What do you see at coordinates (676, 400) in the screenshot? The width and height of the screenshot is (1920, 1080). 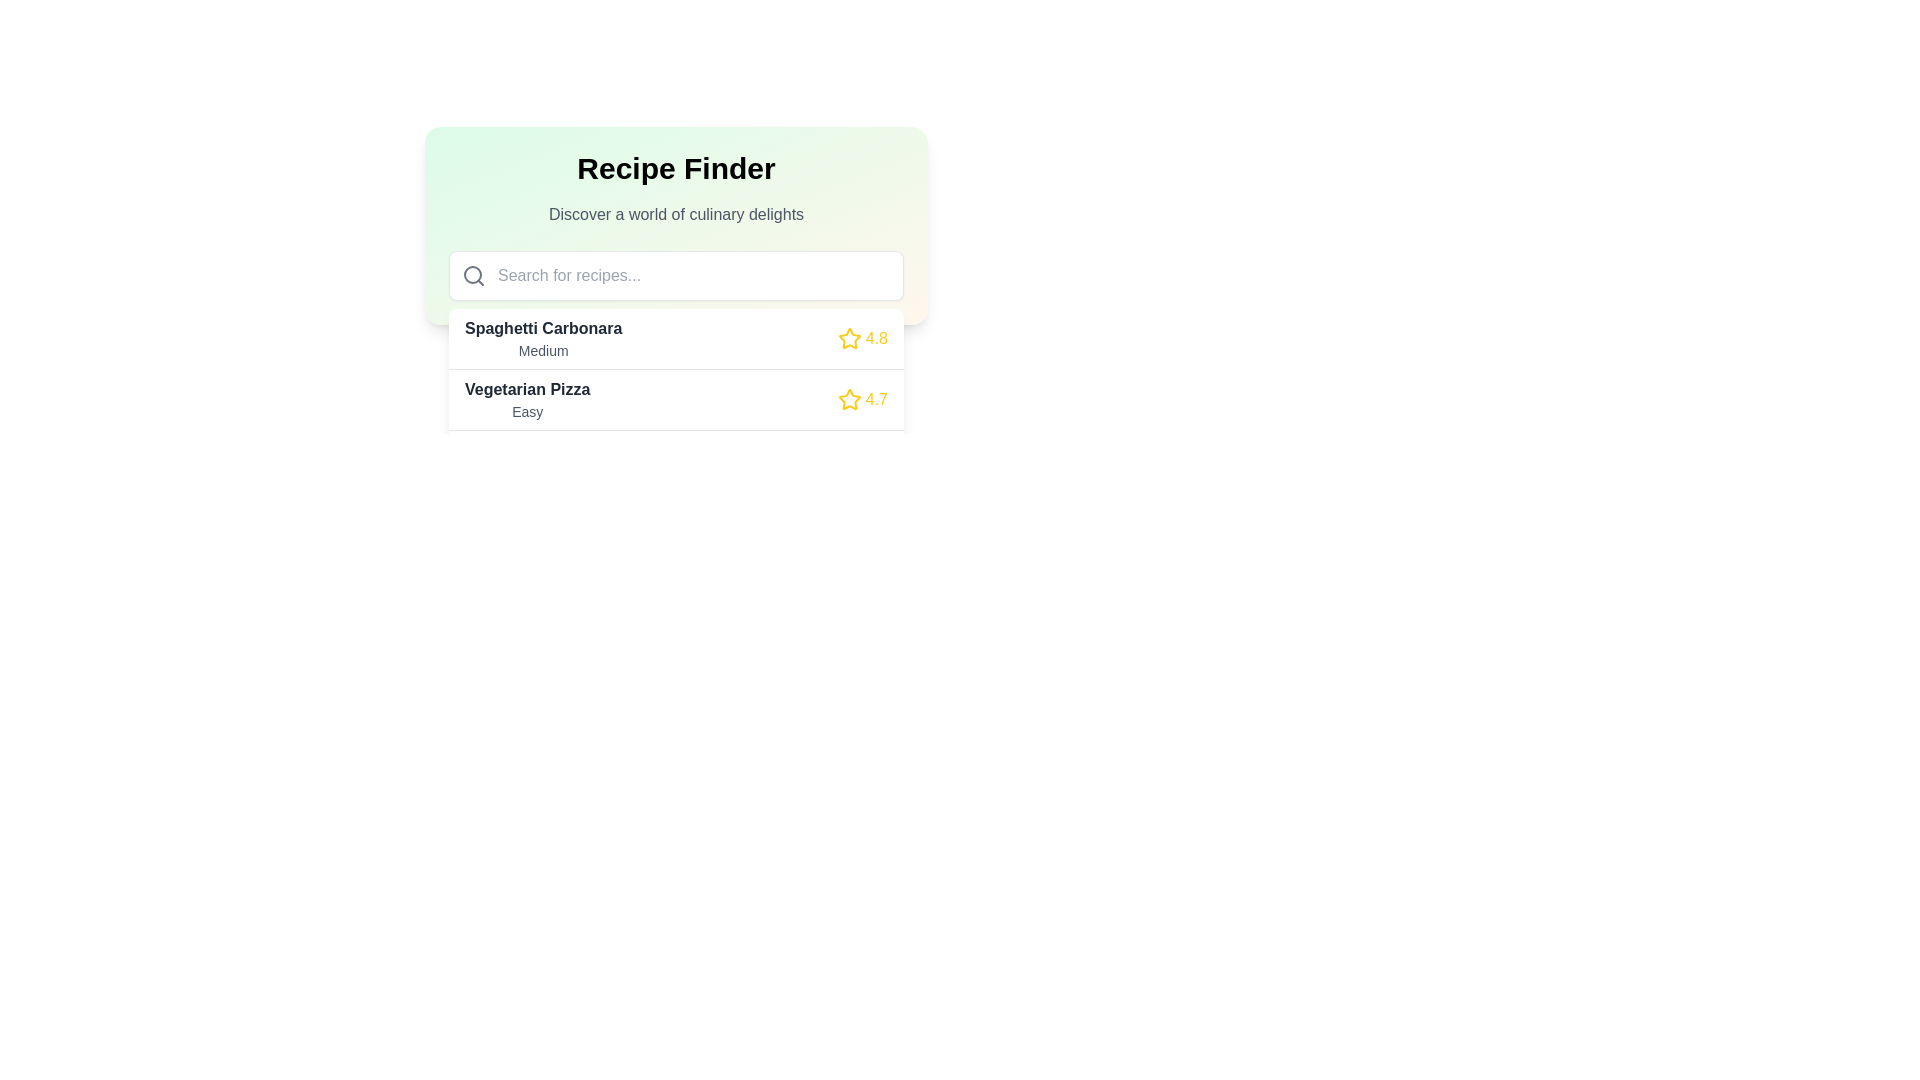 I see `the 'Vegetarian Pizza' menu option in the dropdown list` at bounding box center [676, 400].